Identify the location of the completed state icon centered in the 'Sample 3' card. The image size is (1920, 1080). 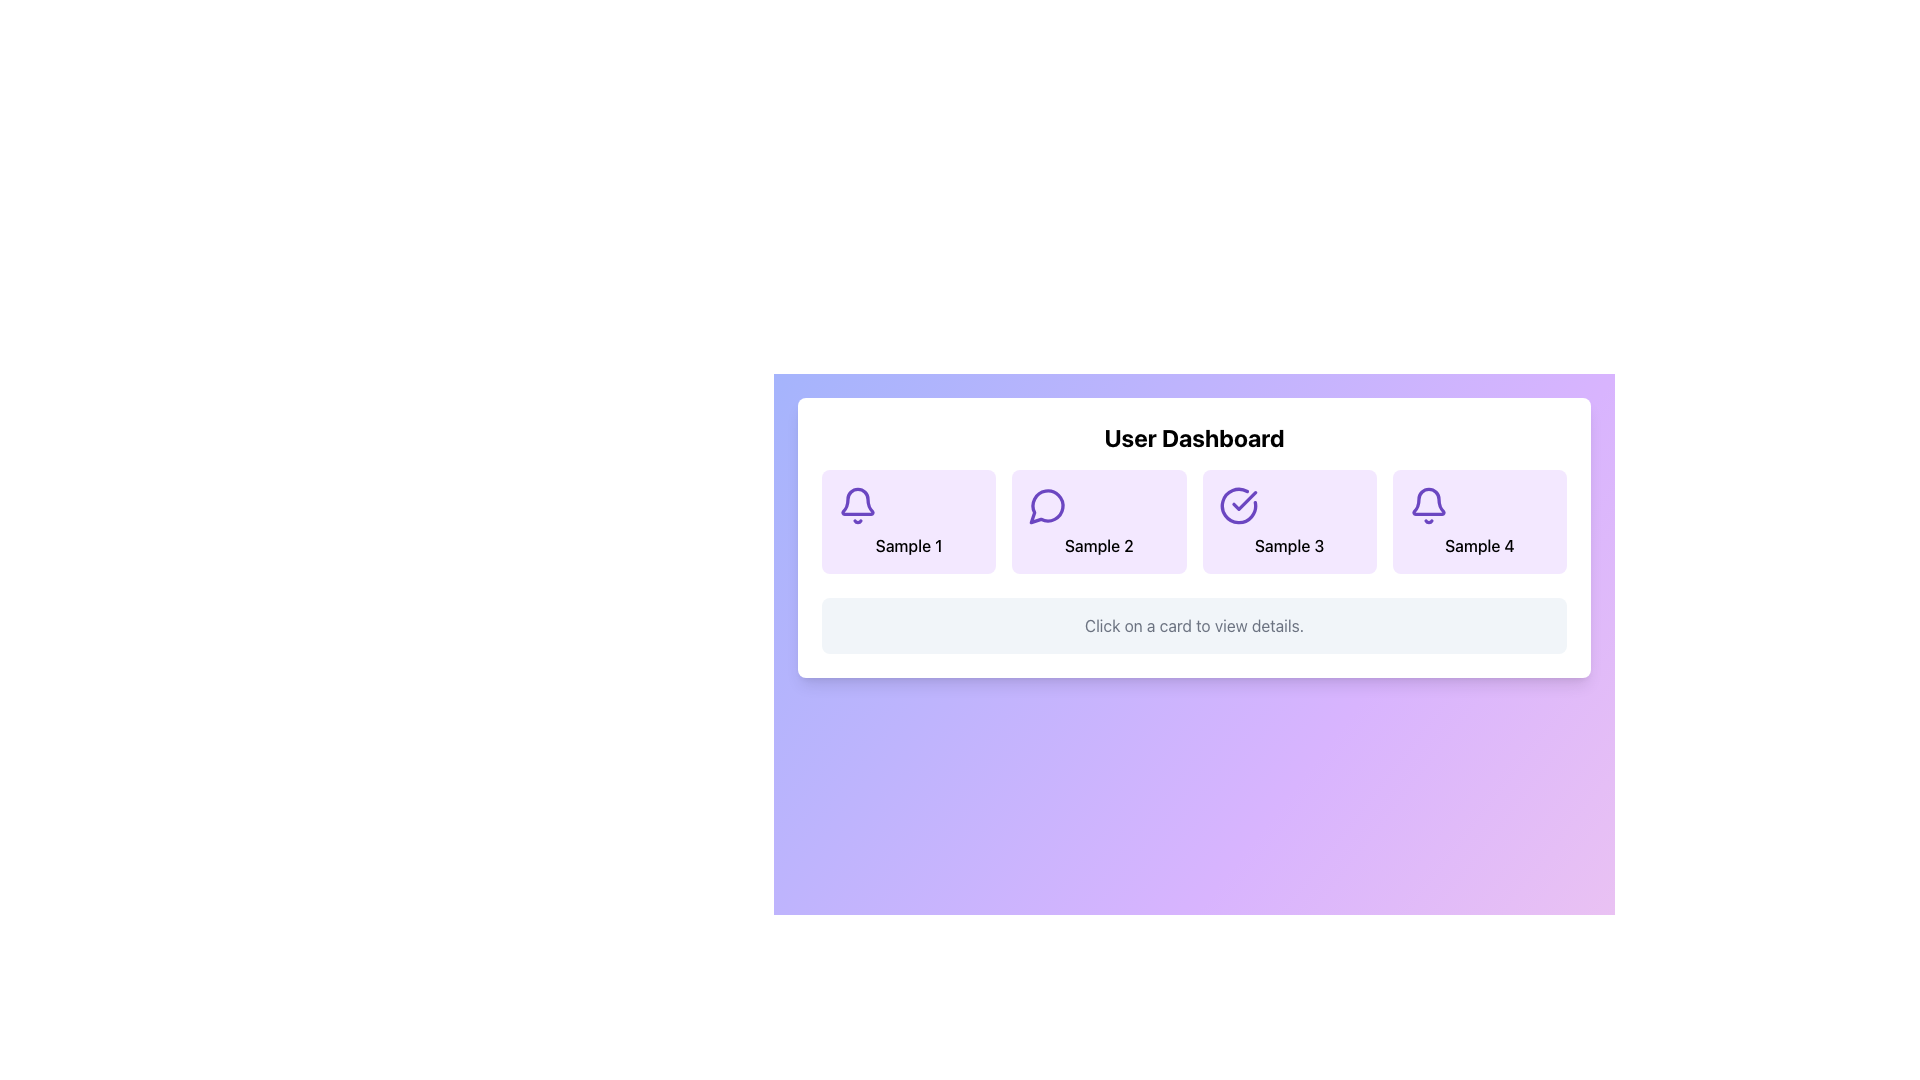
(1237, 504).